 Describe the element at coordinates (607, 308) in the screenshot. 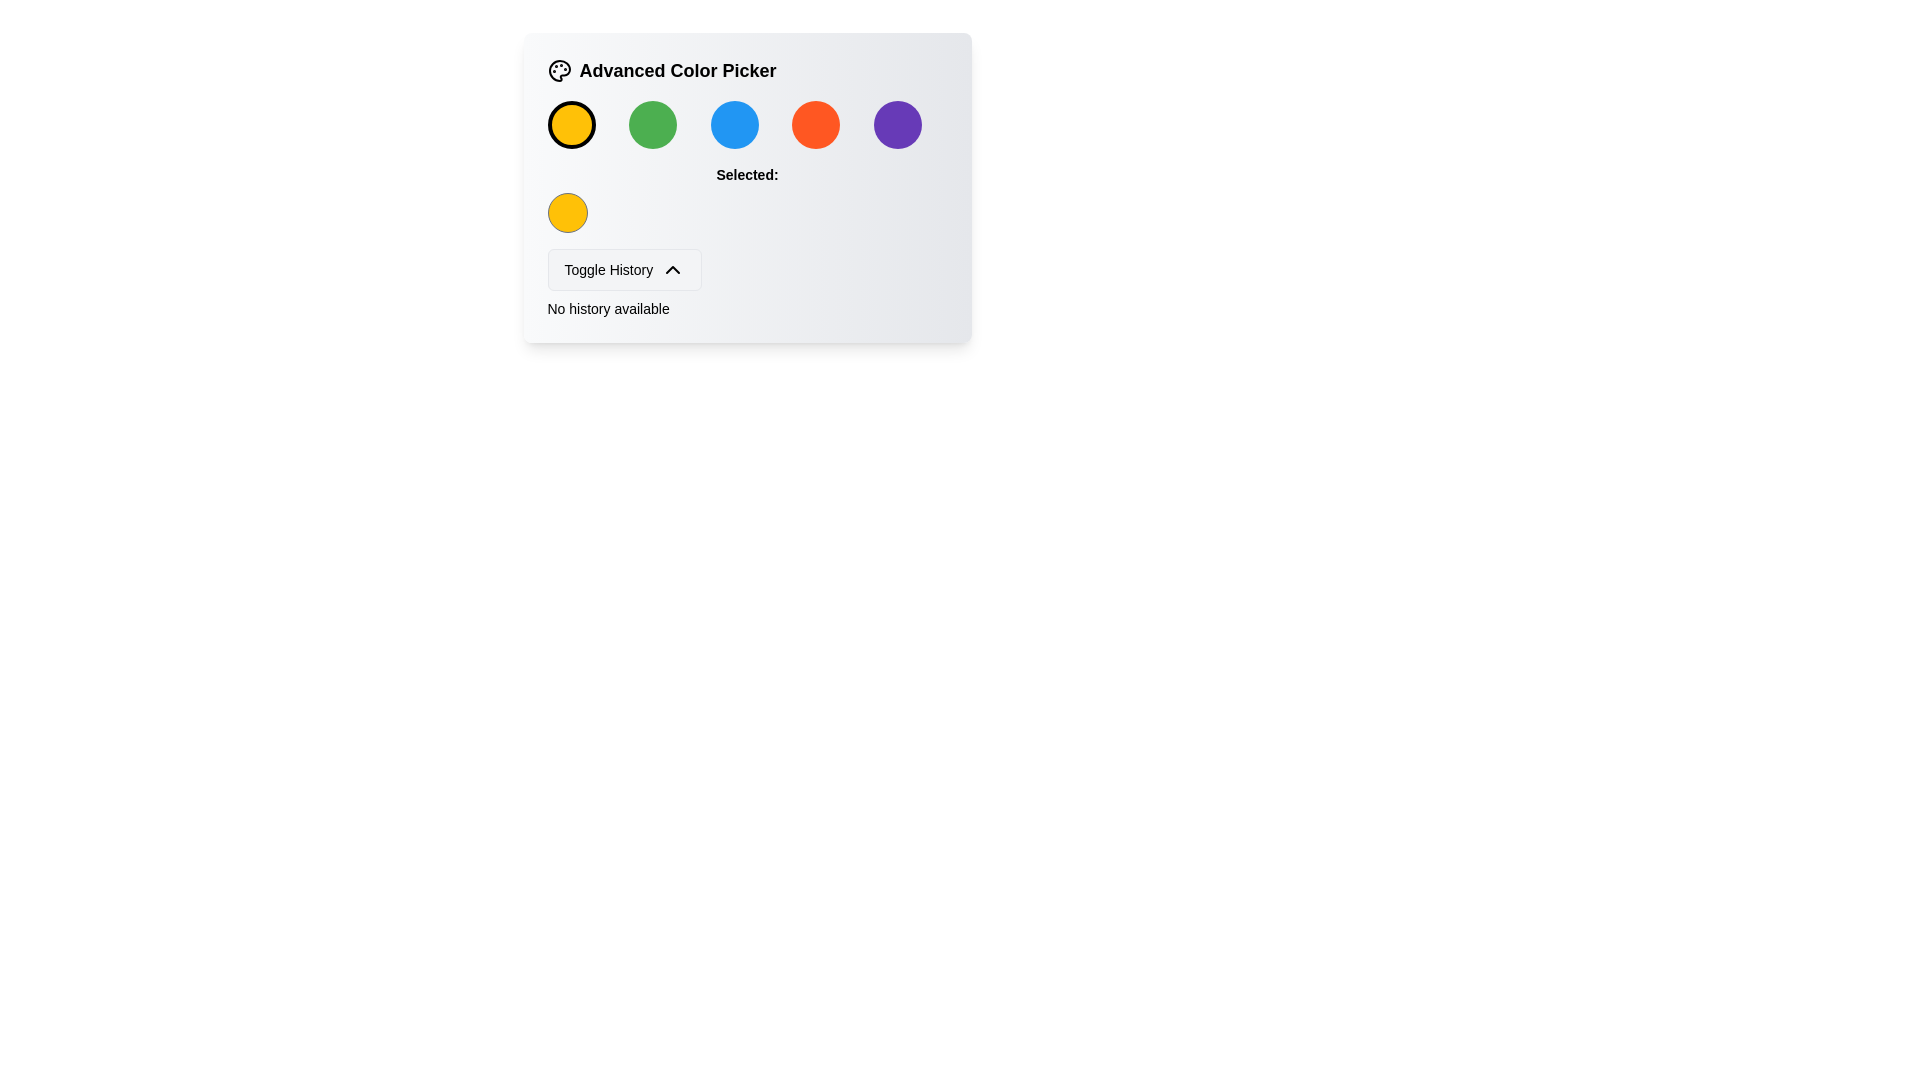

I see `the static text label that reads 'No history available', which indicates the unavailability of history in the interface` at that location.